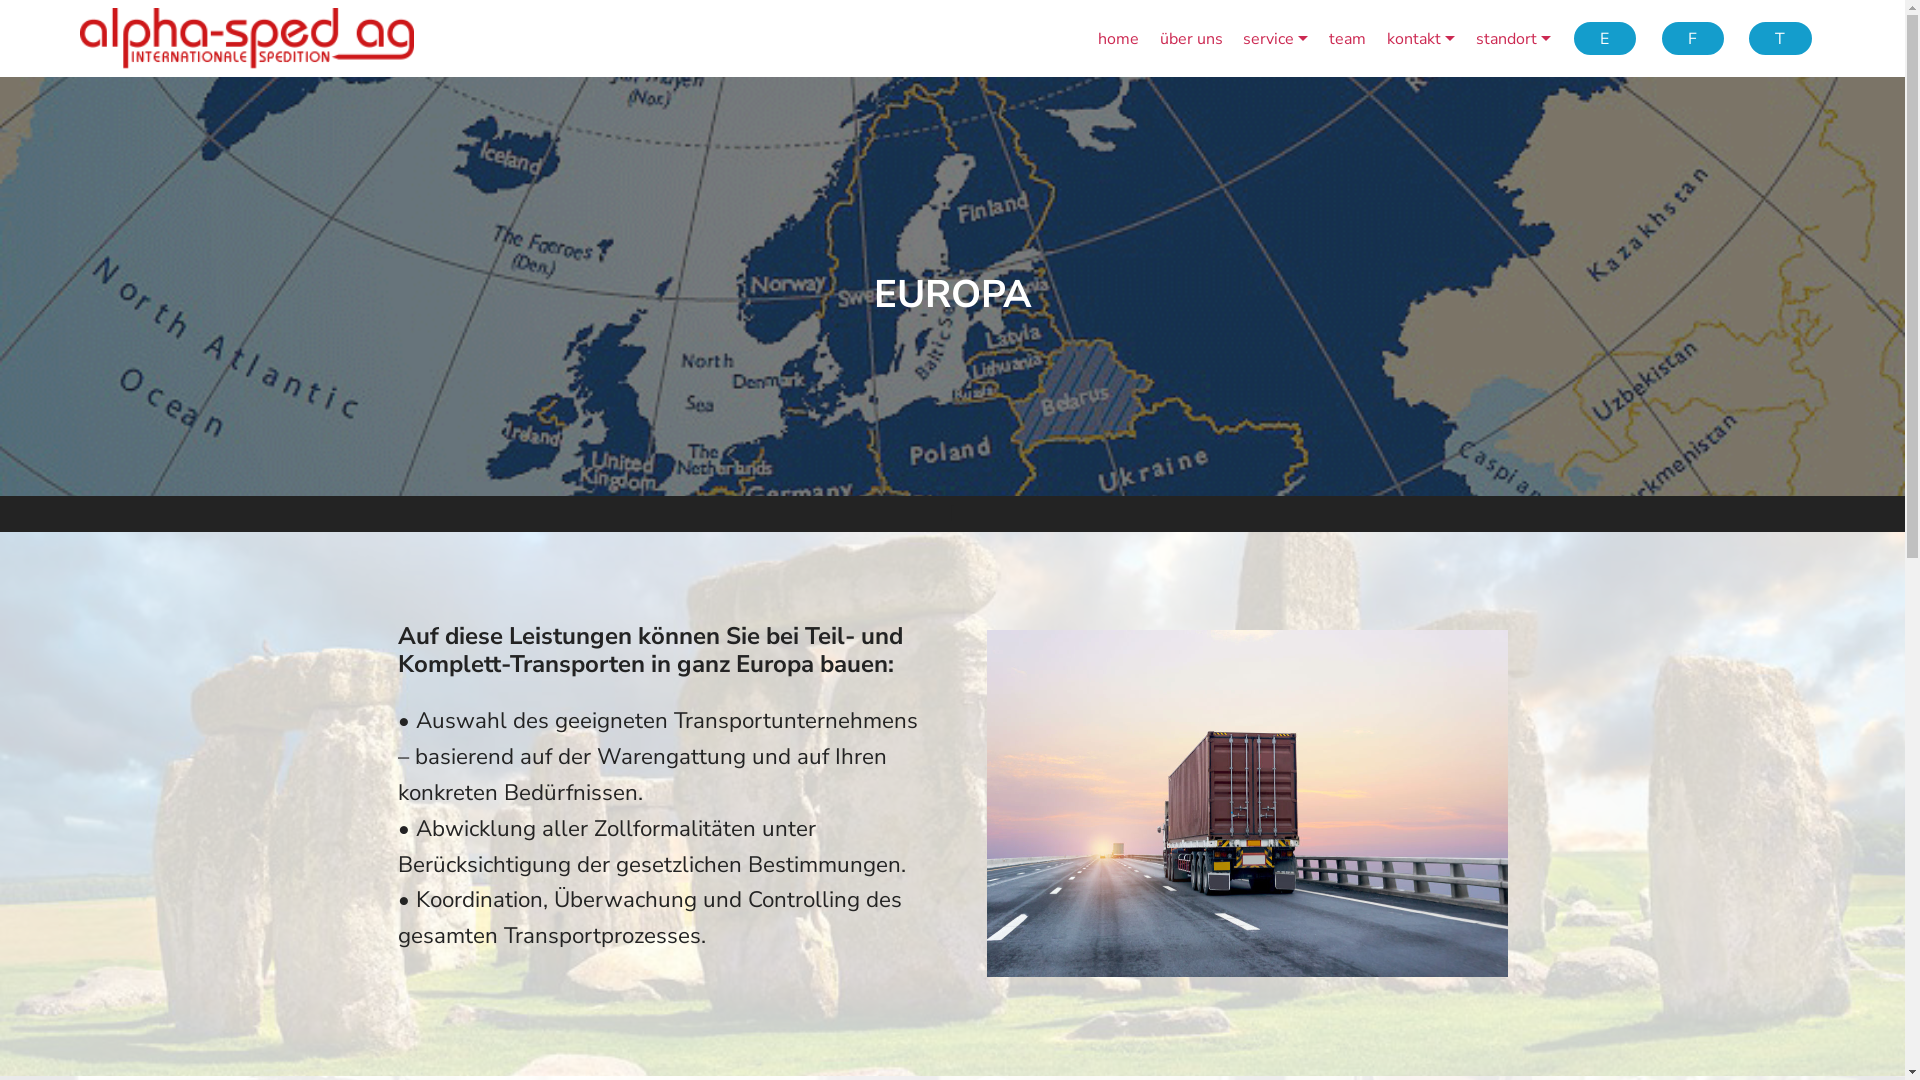 The height and width of the screenshot is (1080, 1920). Describe the element at coordinates (1692, 38) in the screenshot. I see `'F'` at that location.